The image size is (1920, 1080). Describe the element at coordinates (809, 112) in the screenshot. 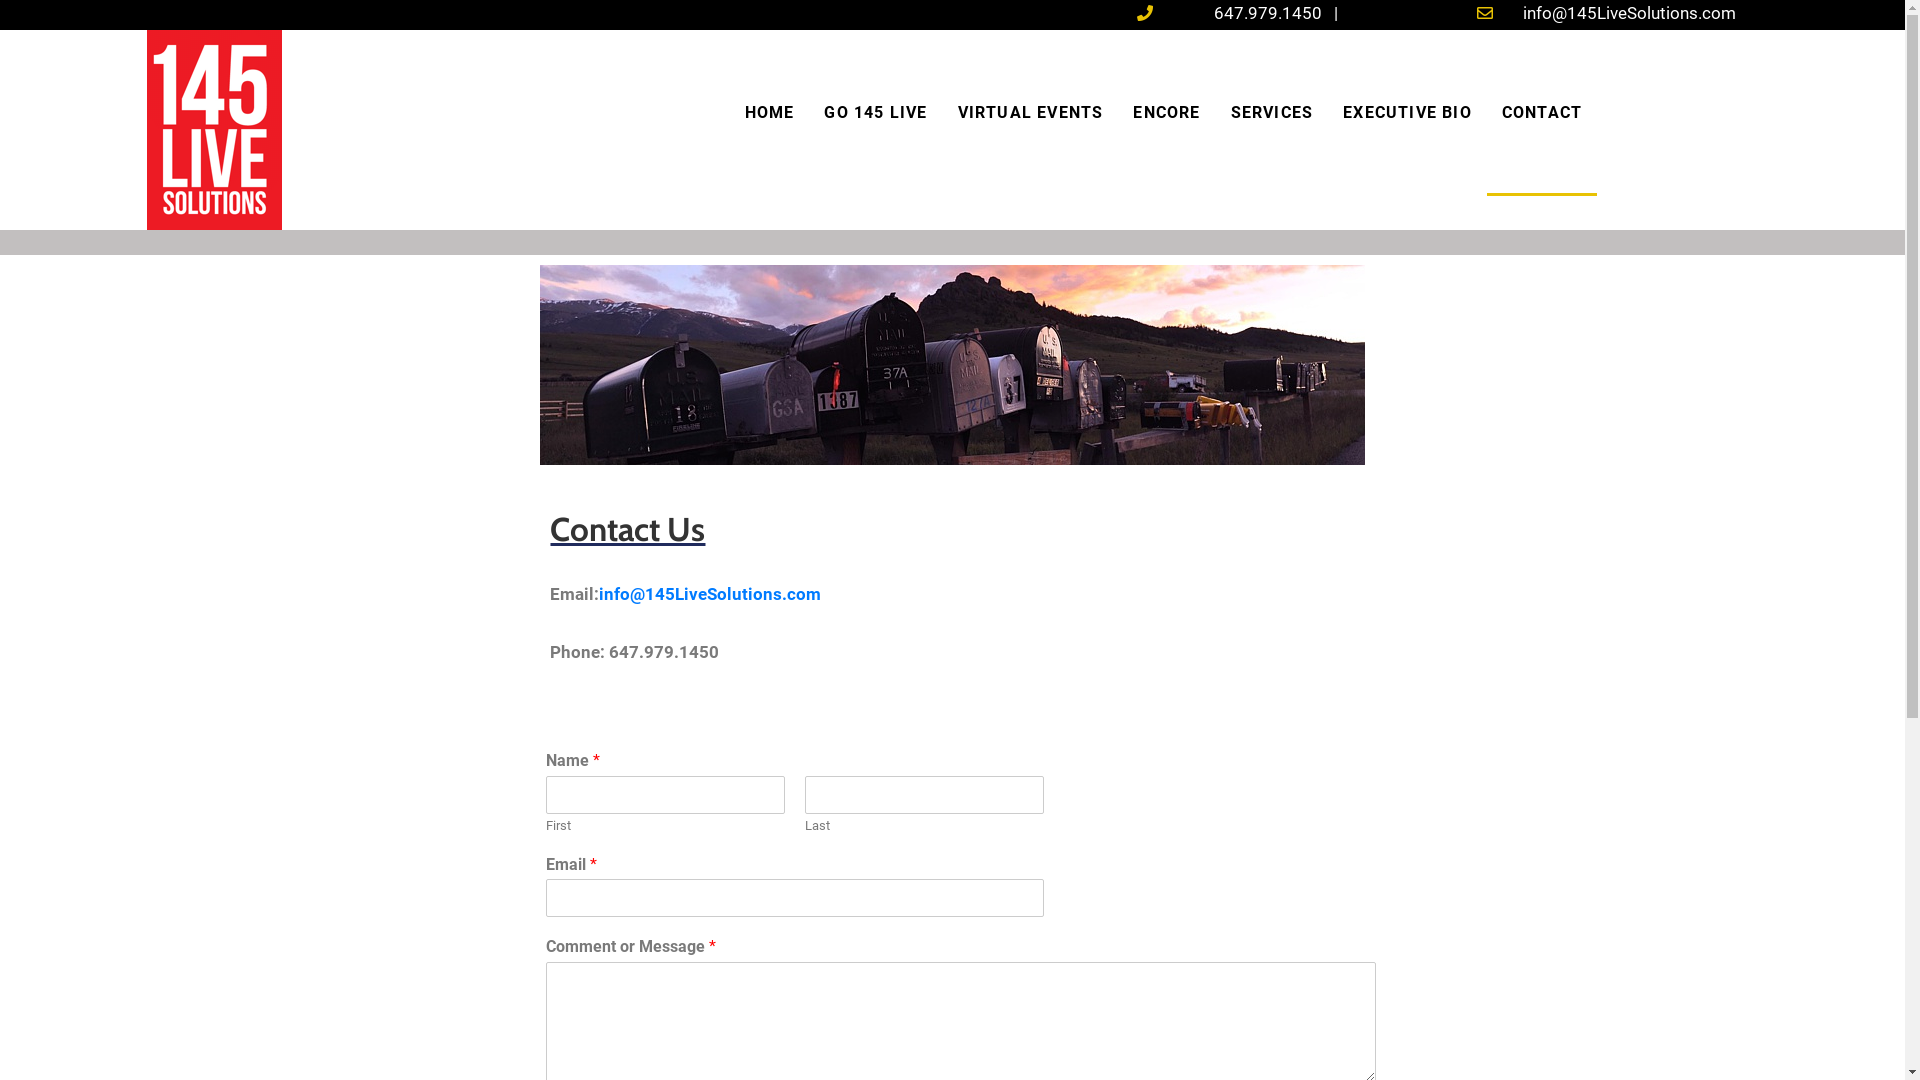

I see `'GO 145 LIVE'` at that location.